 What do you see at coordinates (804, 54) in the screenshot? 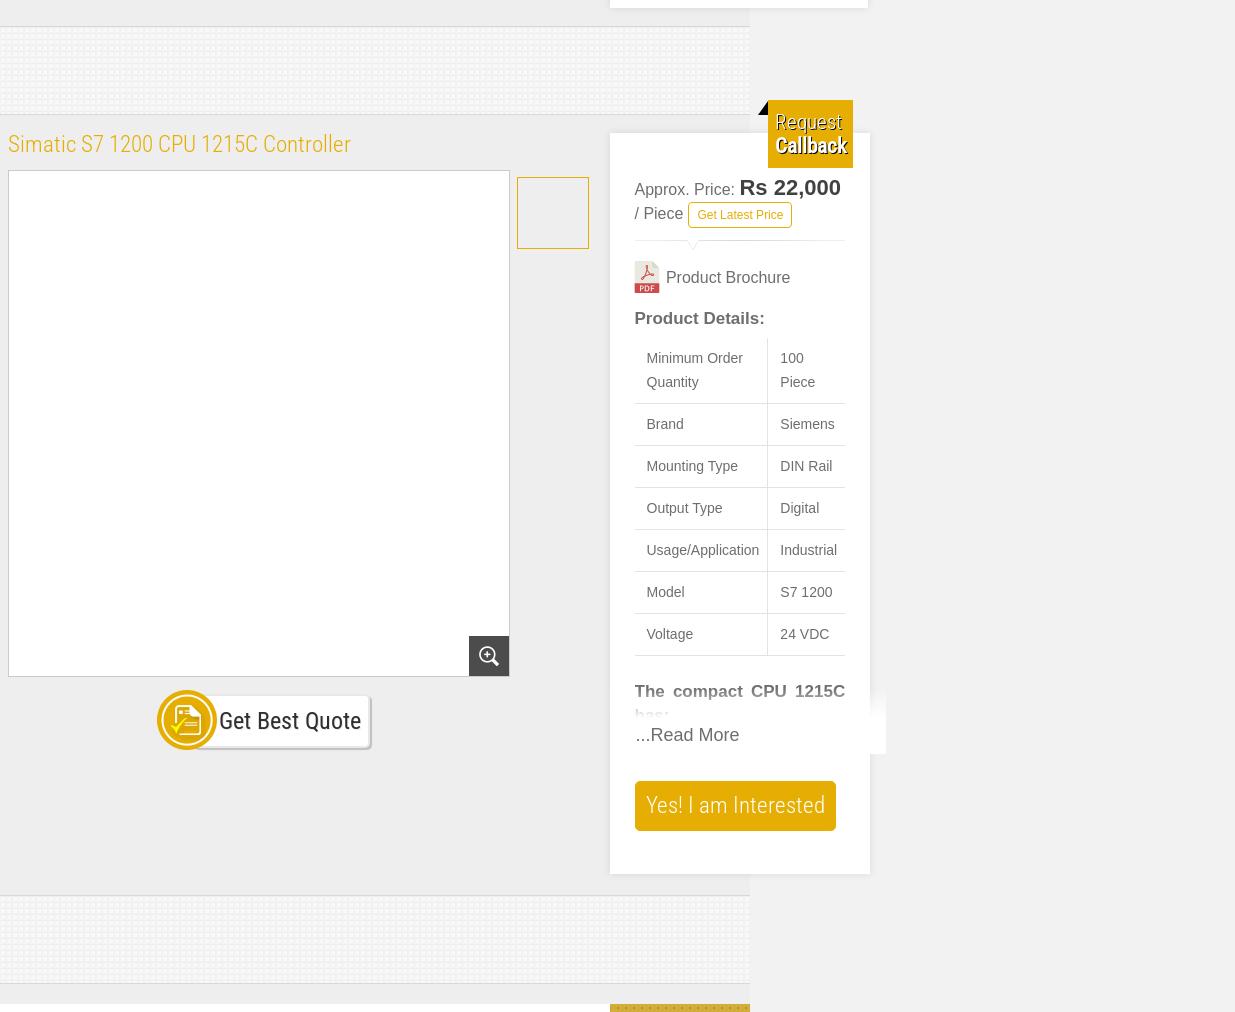
I see `'8 Mbyte'` at bounding box center [804, 54].